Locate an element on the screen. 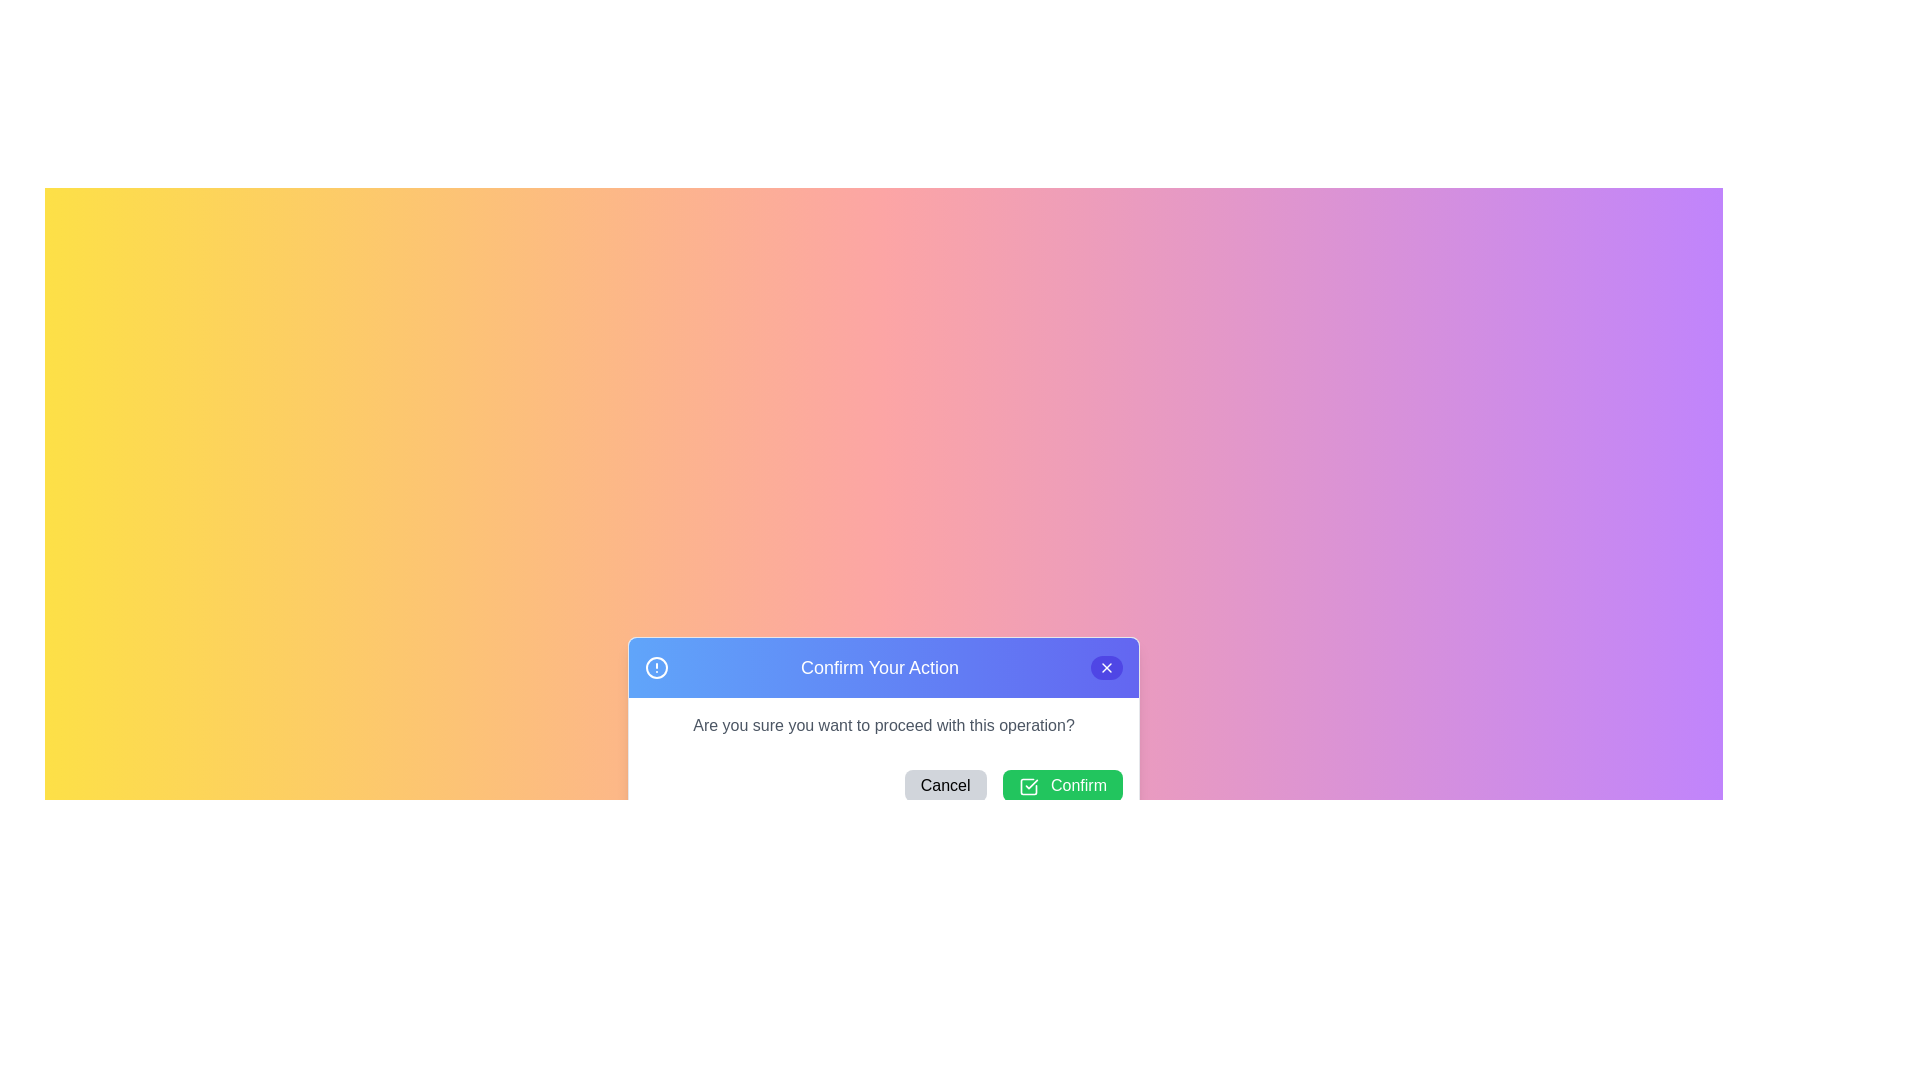 The height and width of the screenshot is (1080, 1920). the static text stating 'Are you sure you want to proceed with this operation?' which is prominently displayed in a confirmation dialog below the header 'Confirm Your Action' is located at coordinates (882, 725).